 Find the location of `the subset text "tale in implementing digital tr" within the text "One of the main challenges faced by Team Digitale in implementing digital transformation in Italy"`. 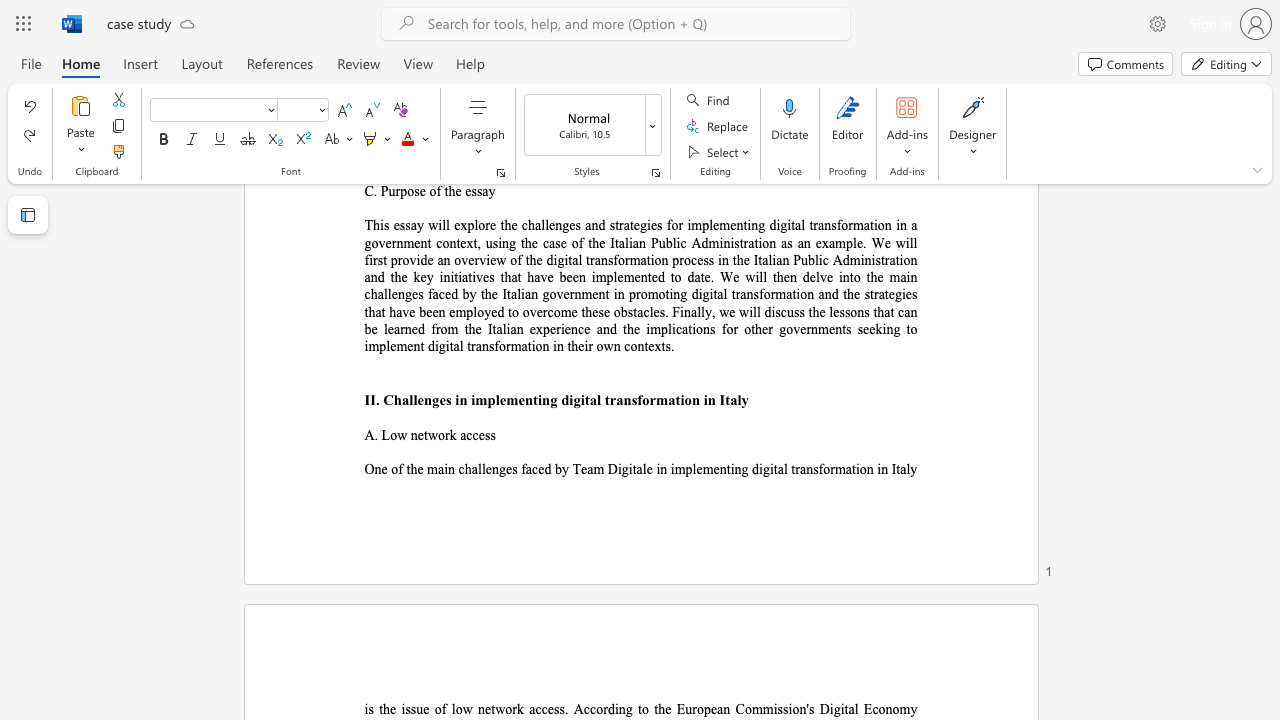

the subset text "tale in implementing digital tr" within the text "One of the main challenges faced by Team Digitale in implementing digital transformation in Italy" is located at coordinates (631, 469).